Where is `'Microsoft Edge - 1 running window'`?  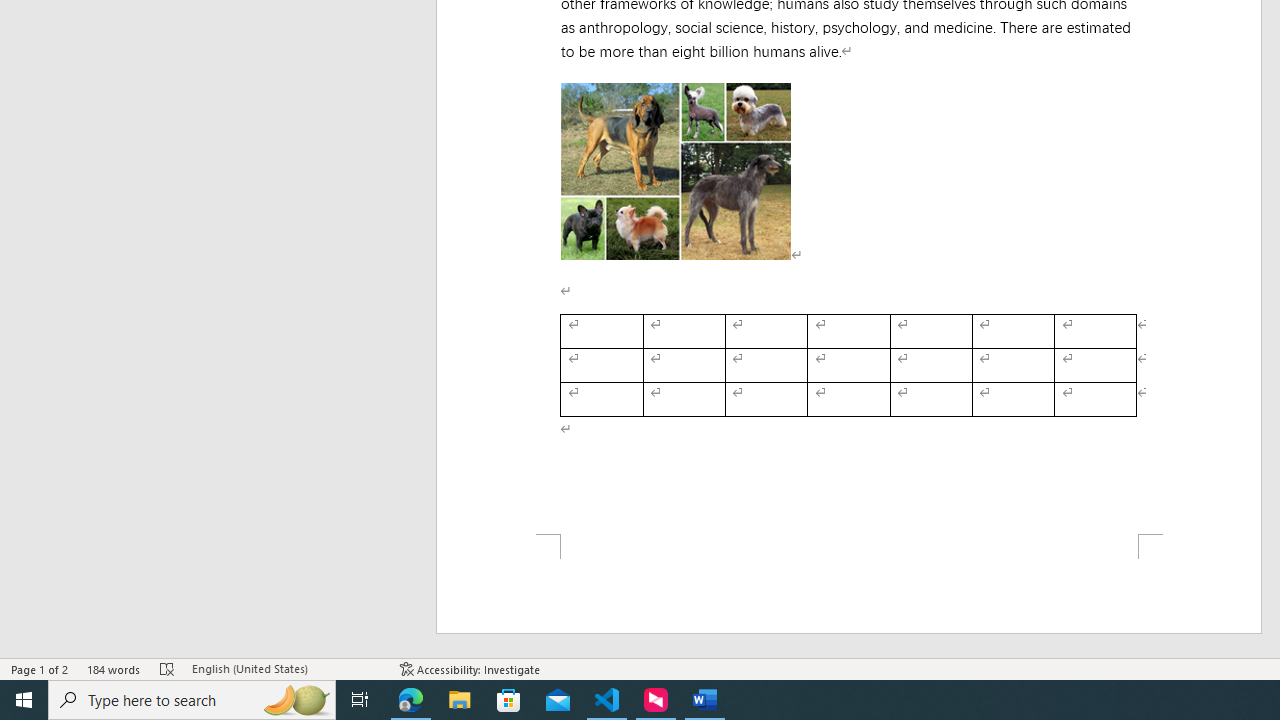 'Microsoft Edge - 1 running window' is located at coordinates (410, 698).